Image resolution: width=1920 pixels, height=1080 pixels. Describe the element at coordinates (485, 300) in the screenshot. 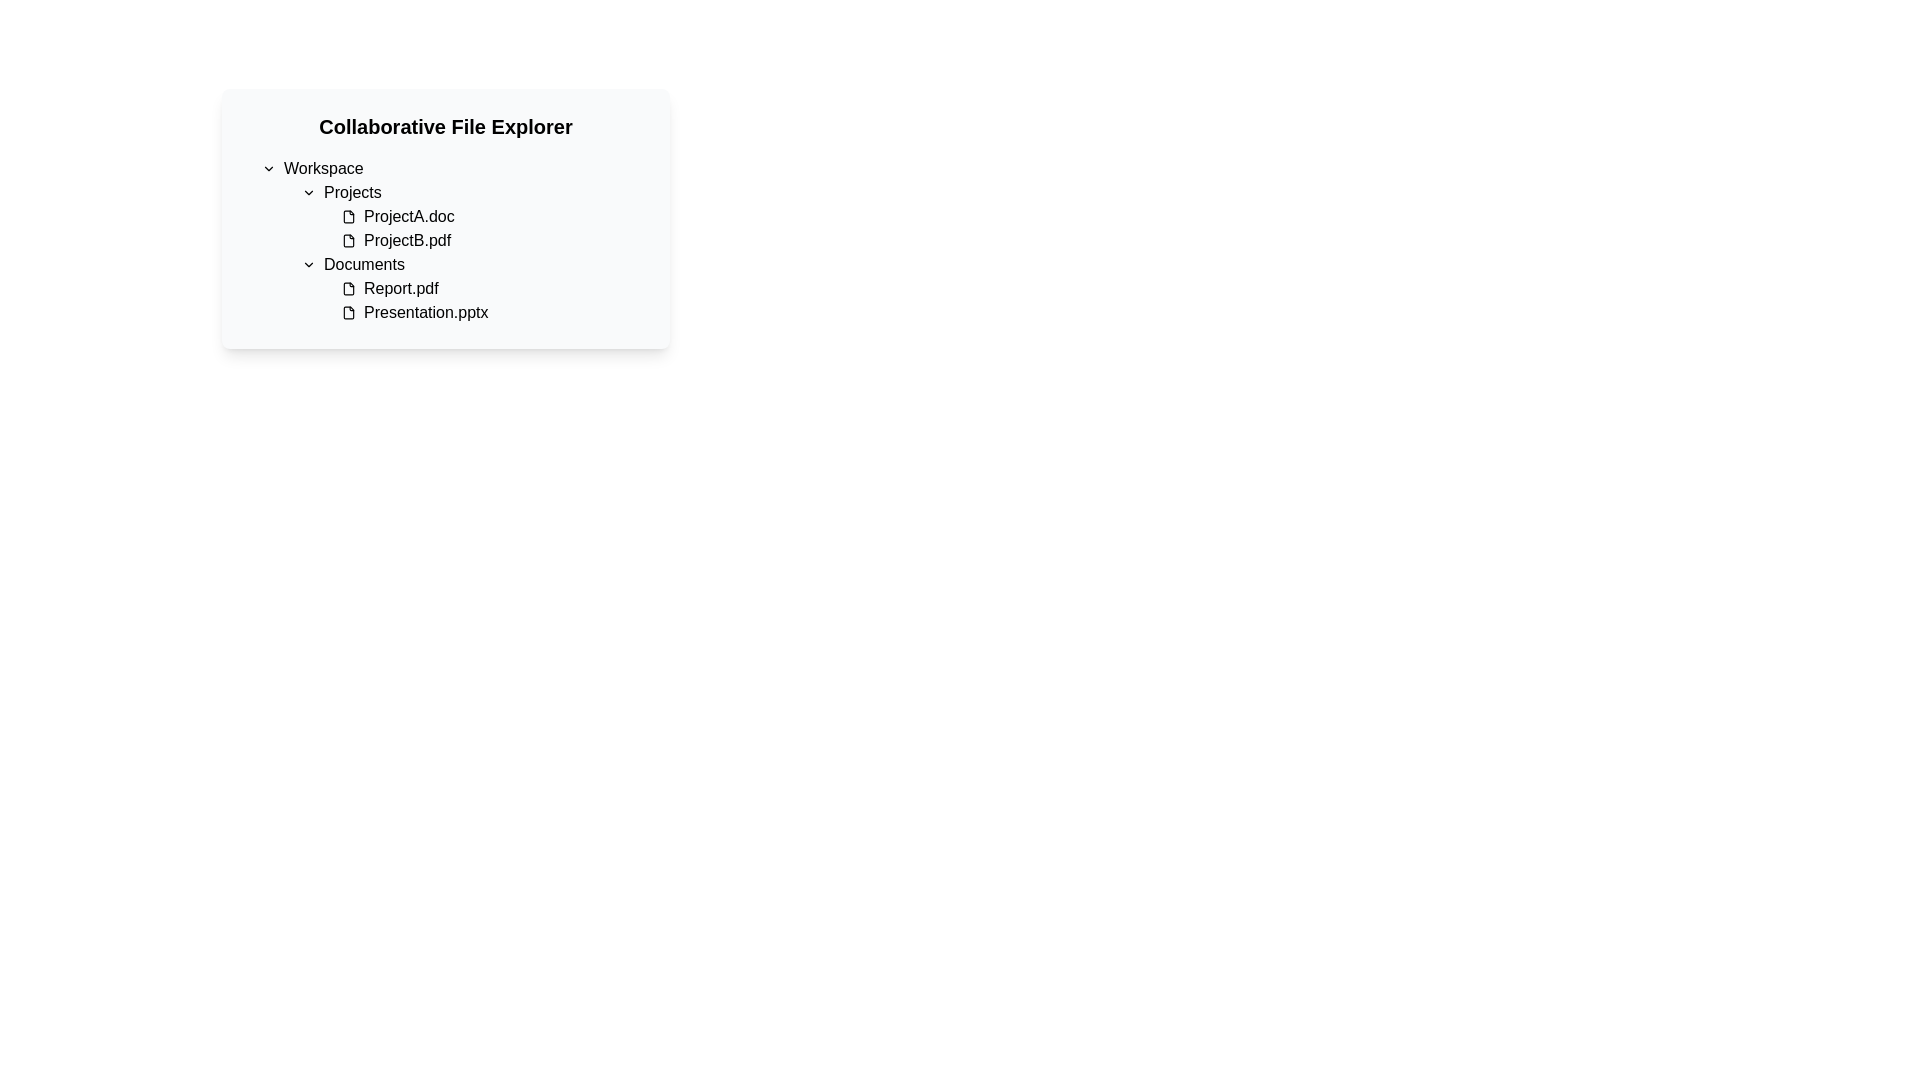

I see `the second listed file item under the 'Documents' header in the file explorer interface` at that location.